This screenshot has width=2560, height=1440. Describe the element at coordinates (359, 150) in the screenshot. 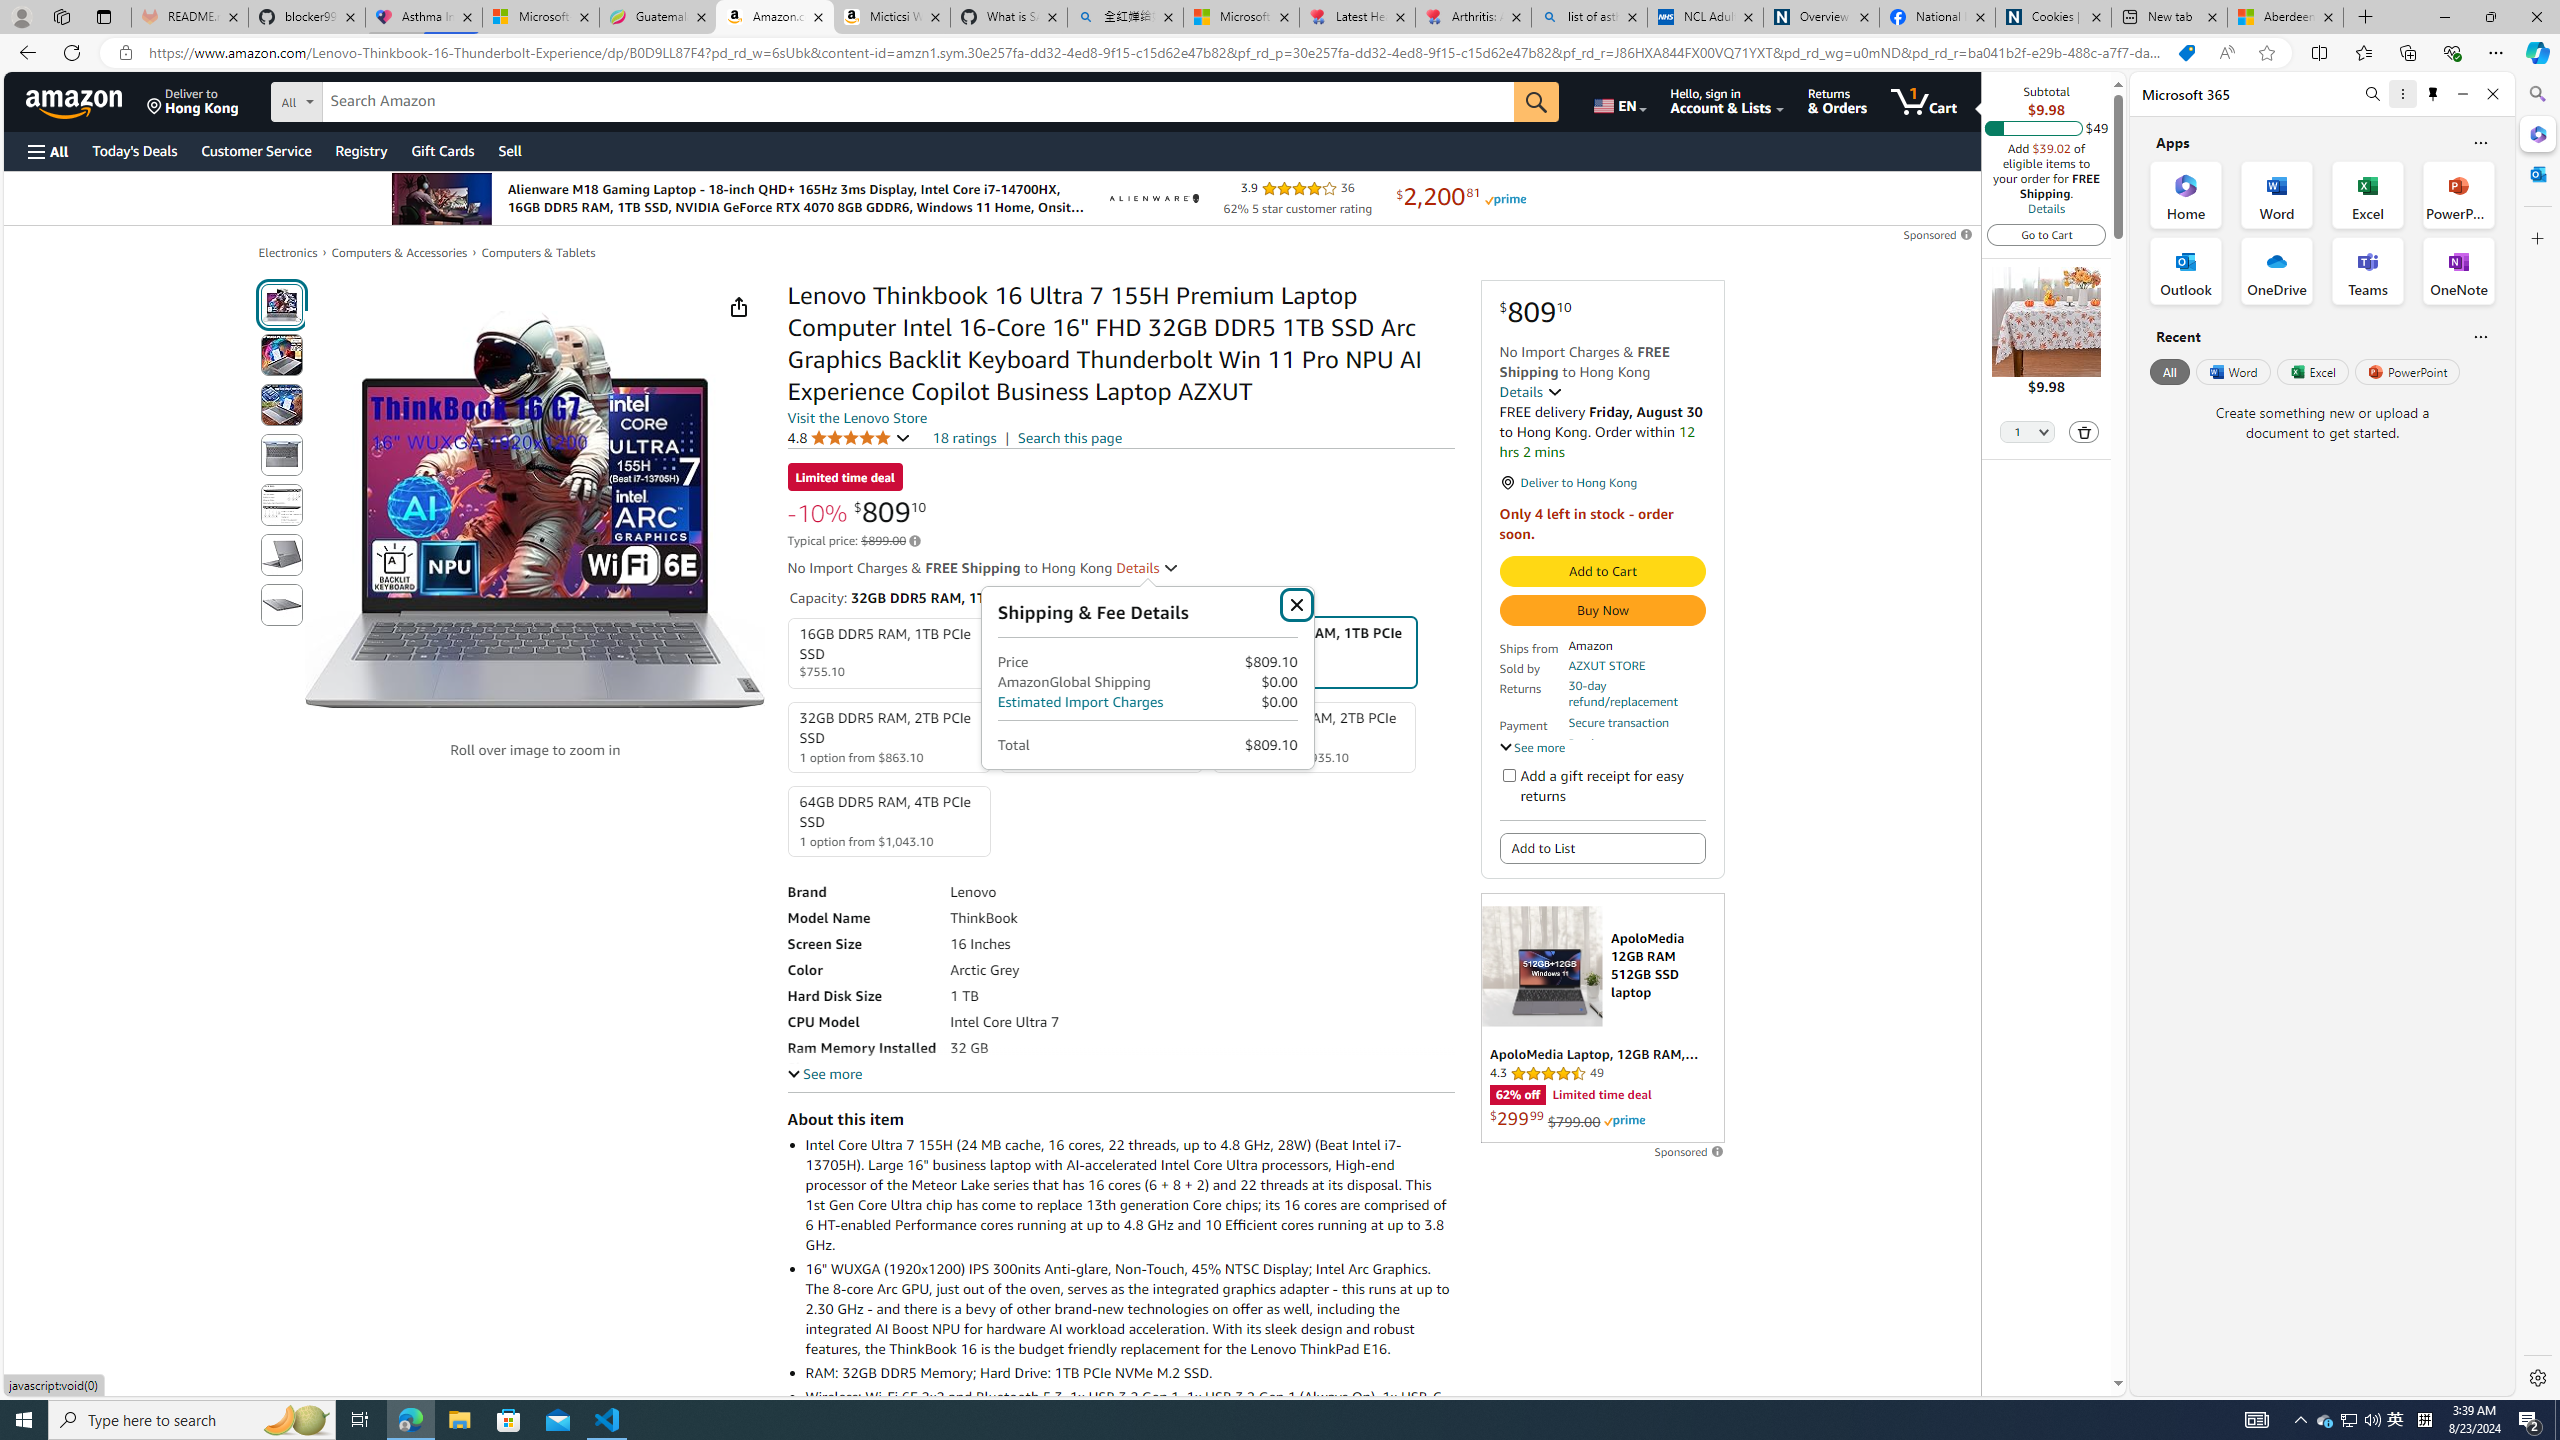

I see `'Registry'` at that location.